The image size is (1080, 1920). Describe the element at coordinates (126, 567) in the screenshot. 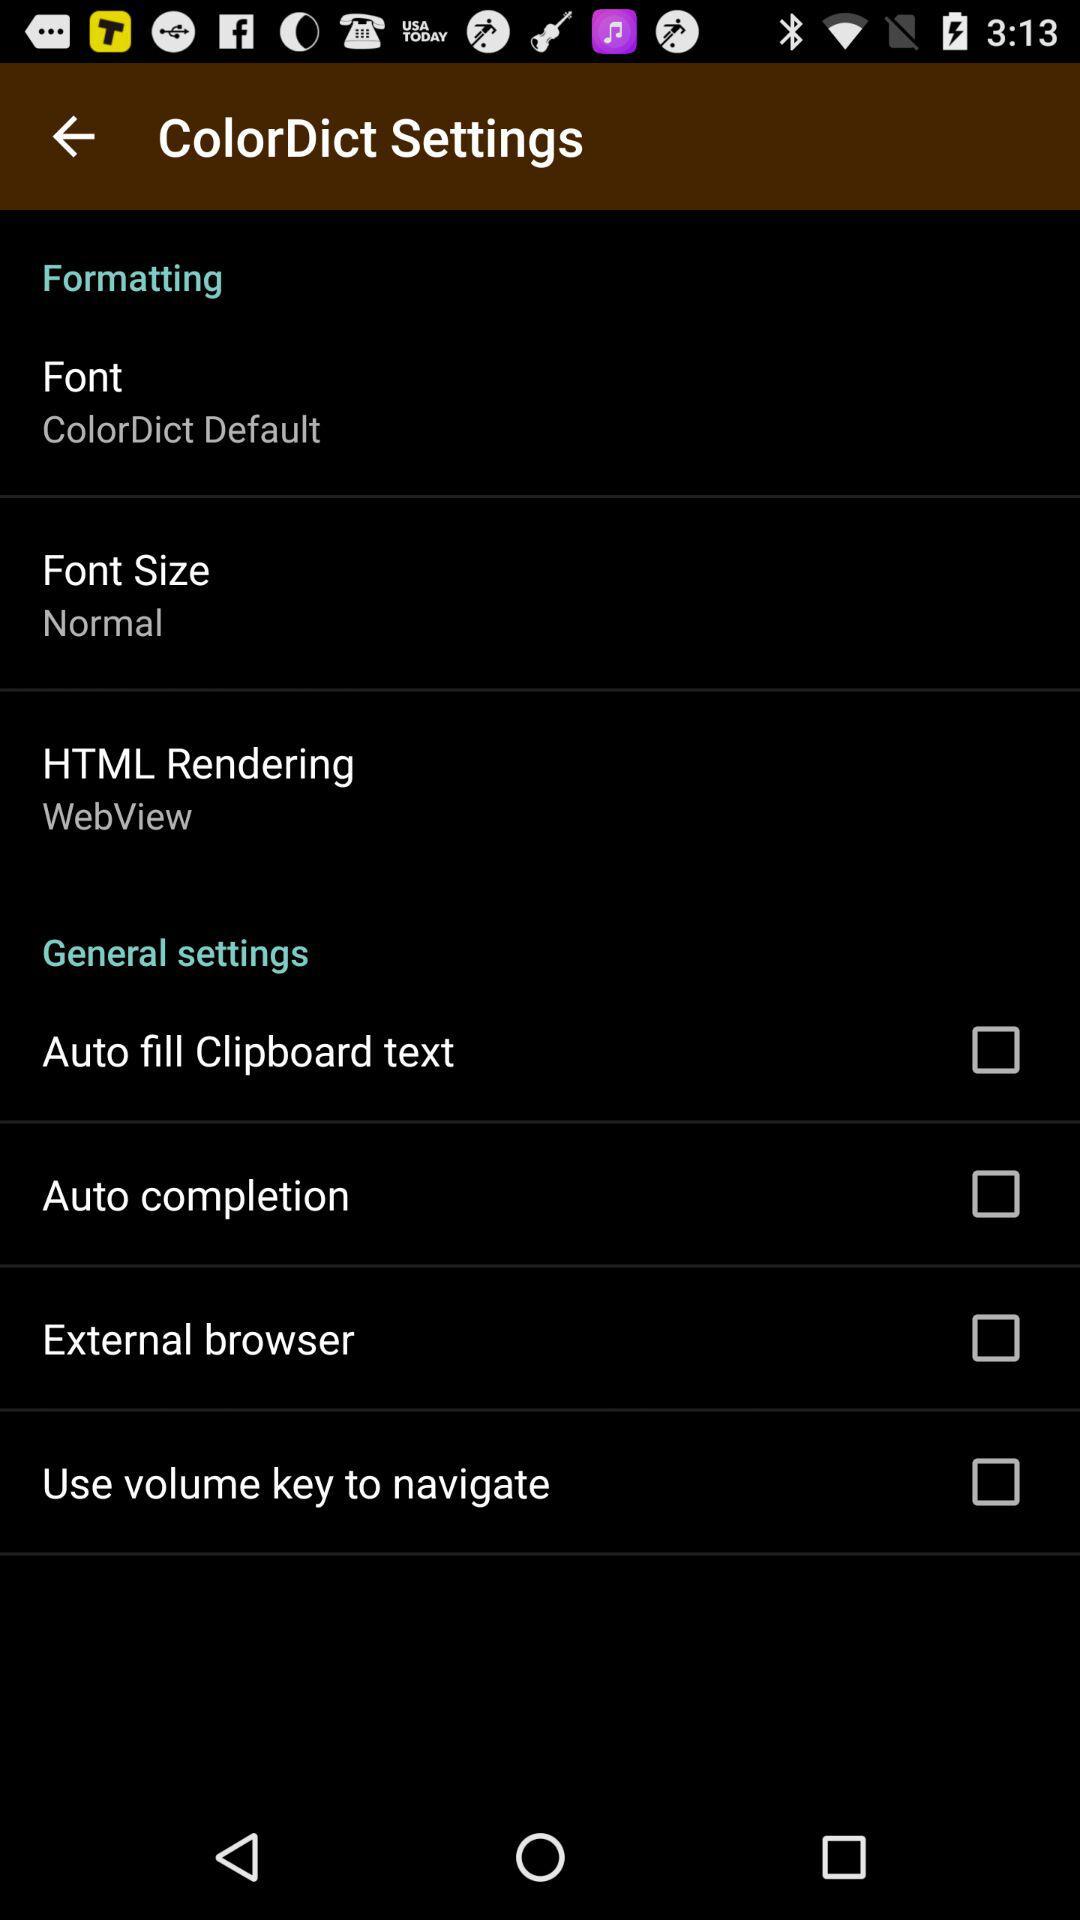

I see `icon below colordict default icon` at that location.